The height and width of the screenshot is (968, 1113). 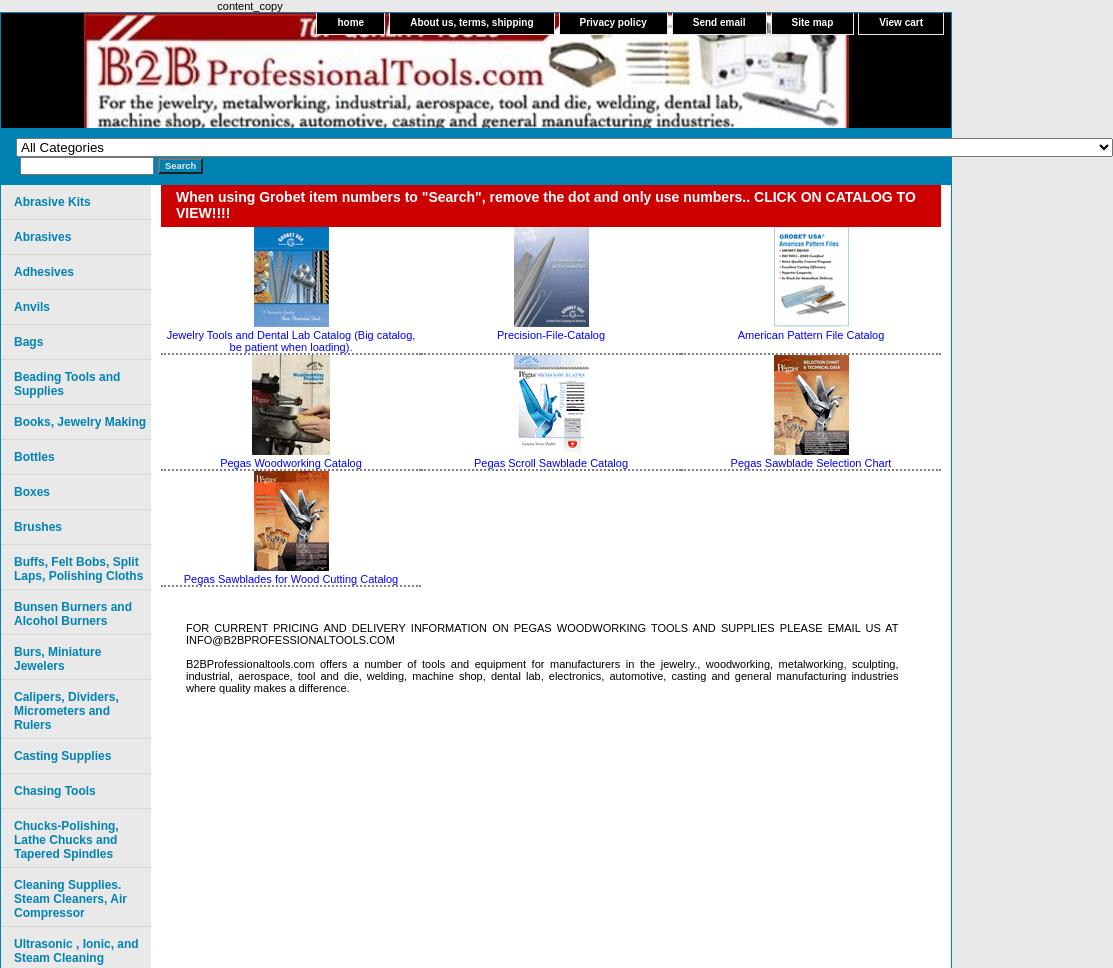 What do you see at coordinates (165, 341) in the screenshot?
I see `'Jewelry Tools and Dental Lab Catalog (Big catalog, be patient when loading).'` at bounding box center [165, 341].